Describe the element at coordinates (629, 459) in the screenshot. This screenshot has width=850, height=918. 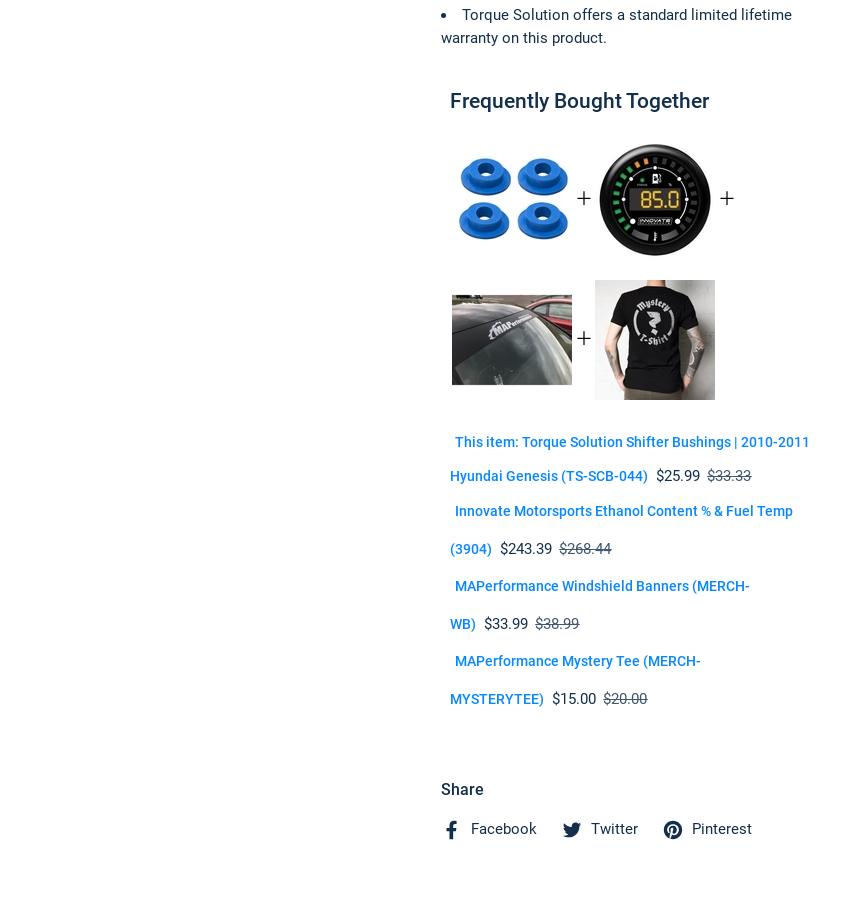
I see `'Torque Solution Shifter Bushings | 2010-2011 Hyundai Genesis (TS-SCB-044)'` at that location.